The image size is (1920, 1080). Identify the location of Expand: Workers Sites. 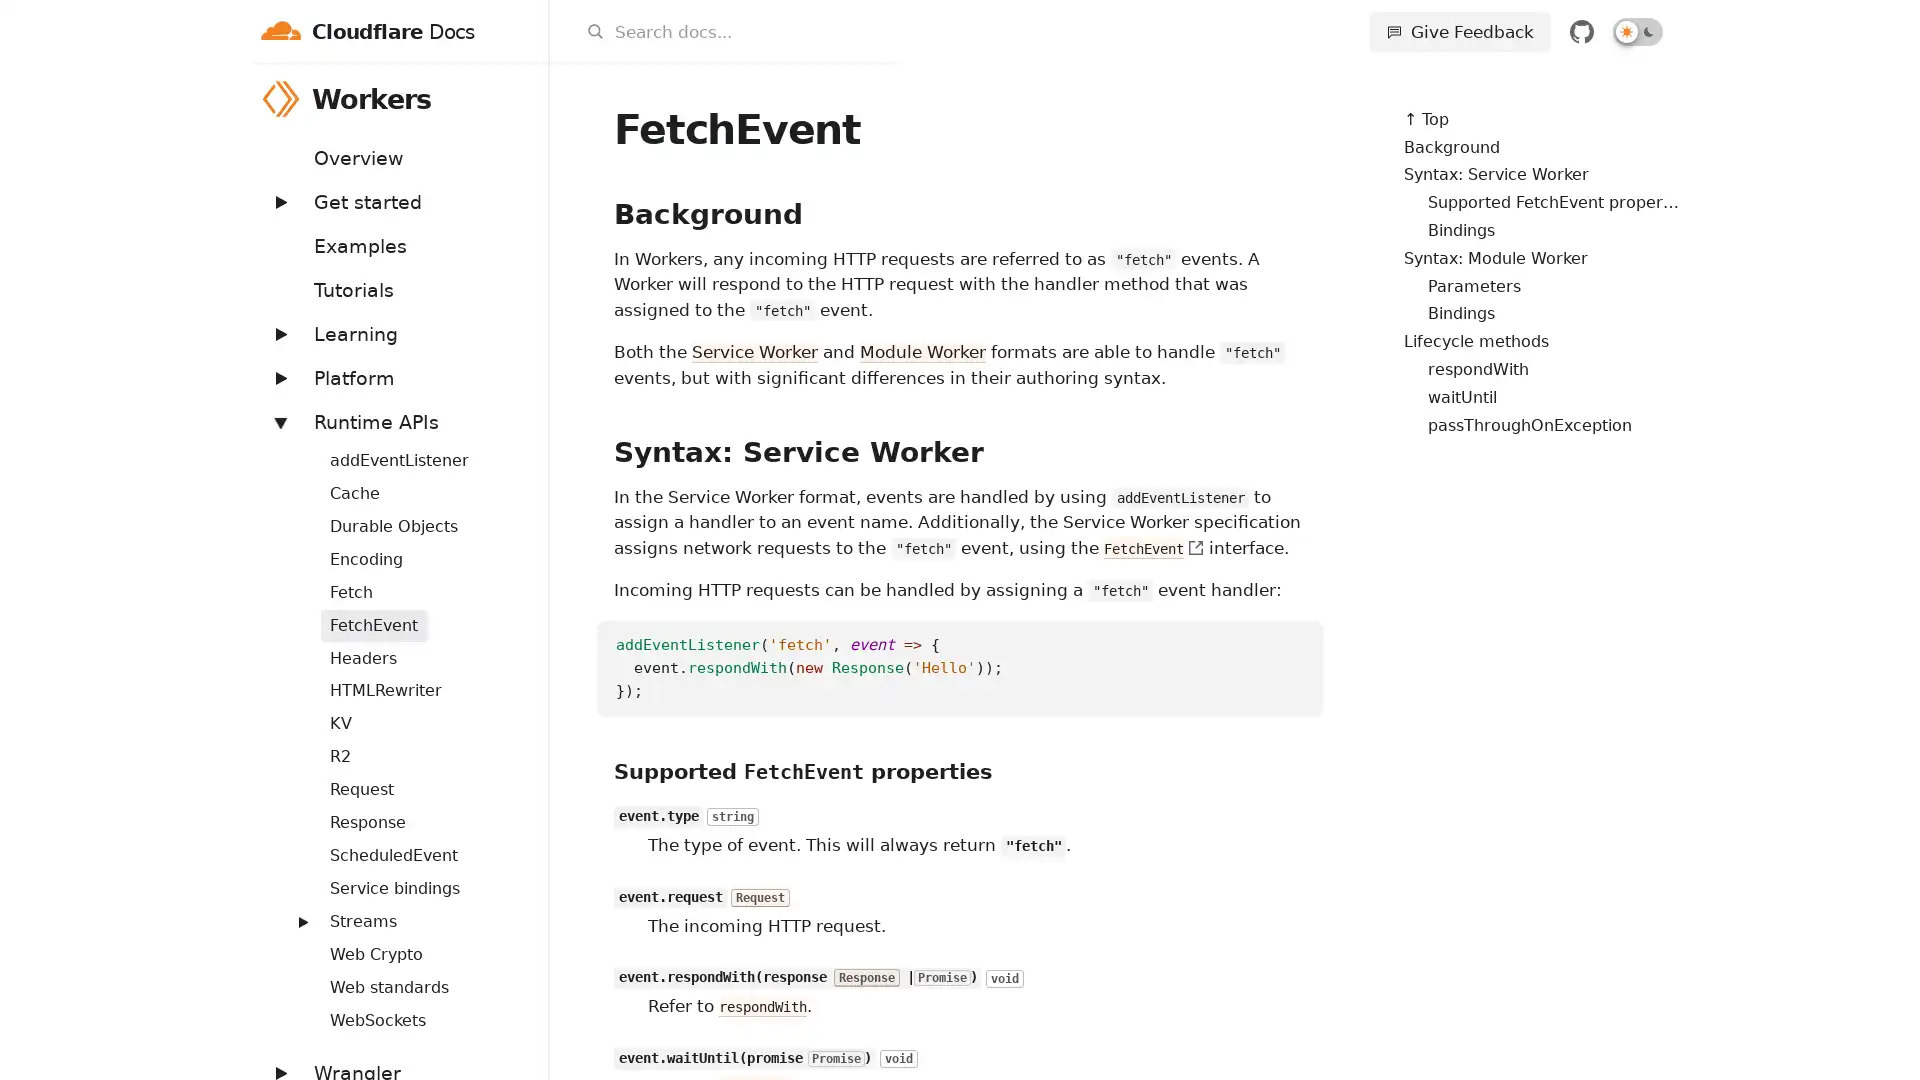
(291, 910).